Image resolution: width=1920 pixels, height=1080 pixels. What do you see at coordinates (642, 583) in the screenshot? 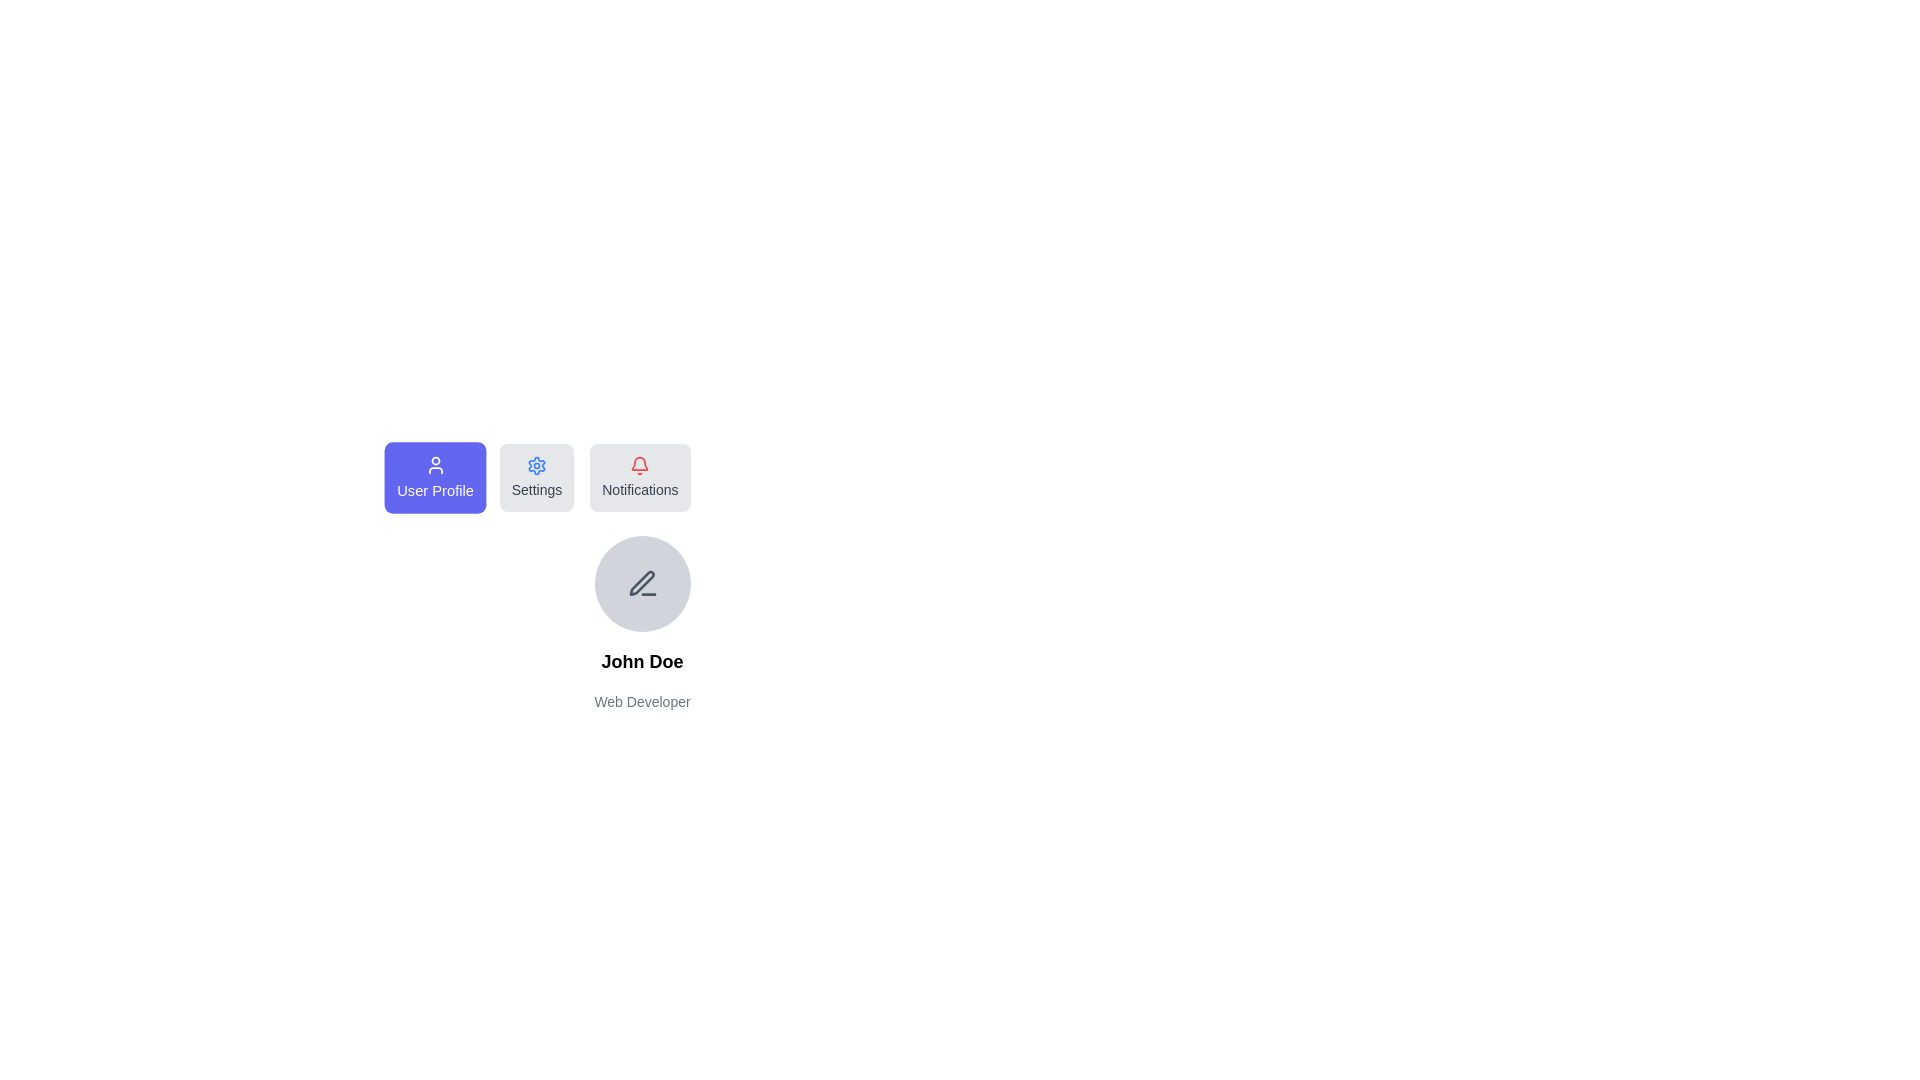
I see `the circular profile icon representing 'John Doe'` at bounding box center [642, 583].